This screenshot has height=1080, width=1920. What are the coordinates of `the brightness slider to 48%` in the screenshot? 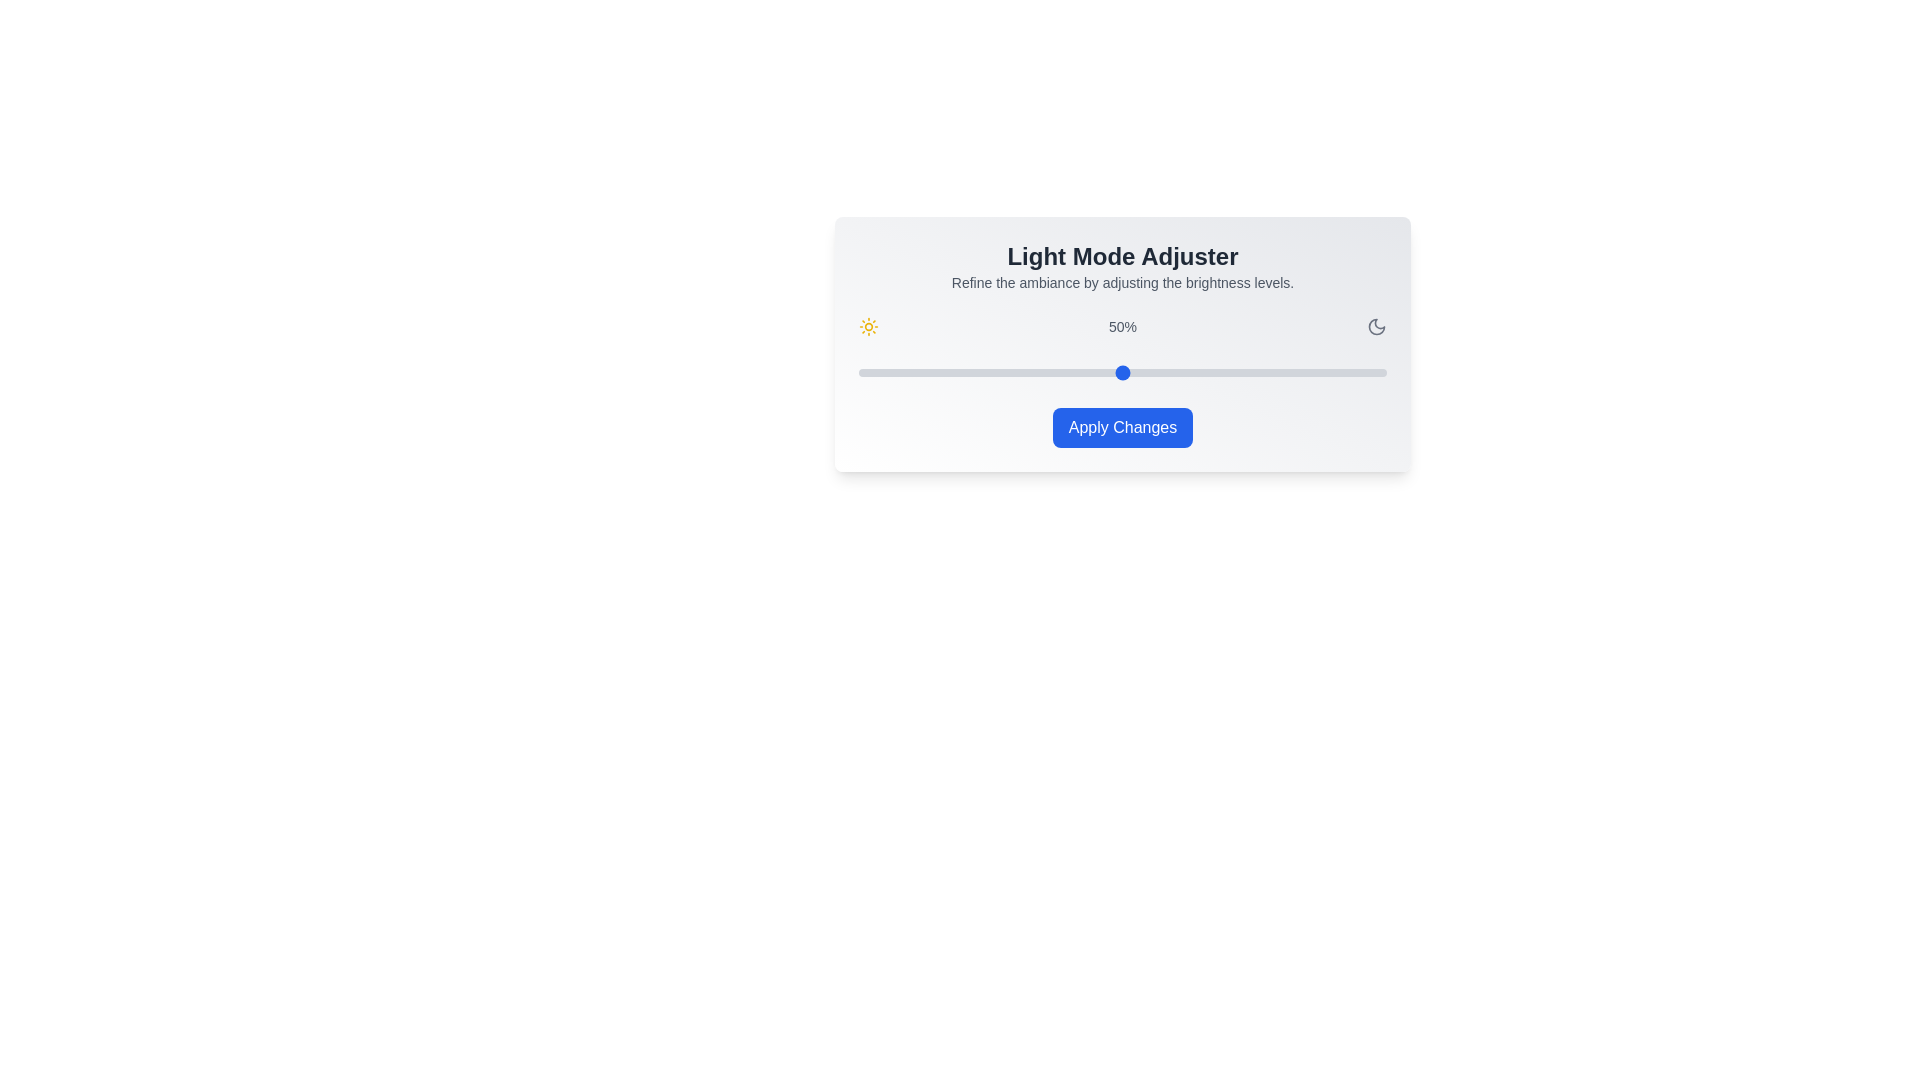 It's located at (1111, 373).